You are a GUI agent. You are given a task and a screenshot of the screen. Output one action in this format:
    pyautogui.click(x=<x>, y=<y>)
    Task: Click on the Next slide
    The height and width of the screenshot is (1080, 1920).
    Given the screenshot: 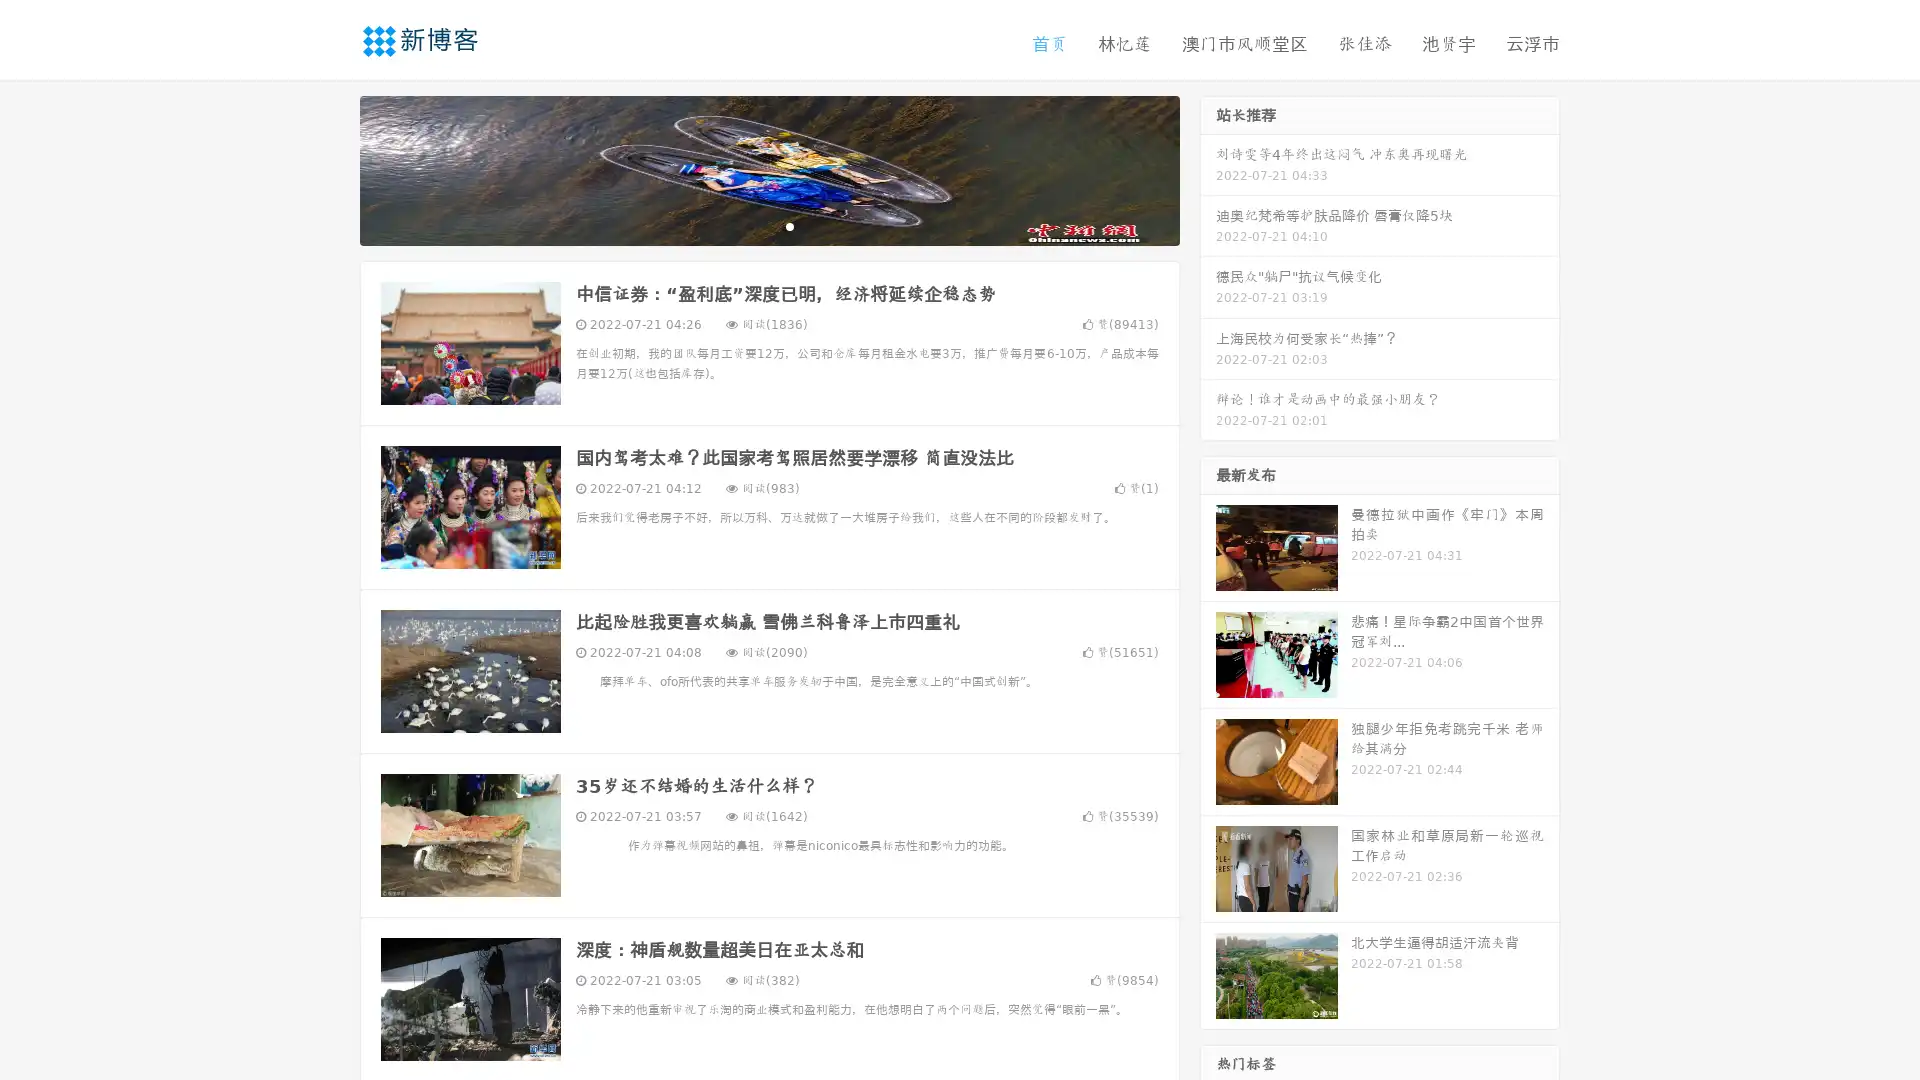 What is the action you would take?
    pyautogui.click(x=1208, y=168)
    